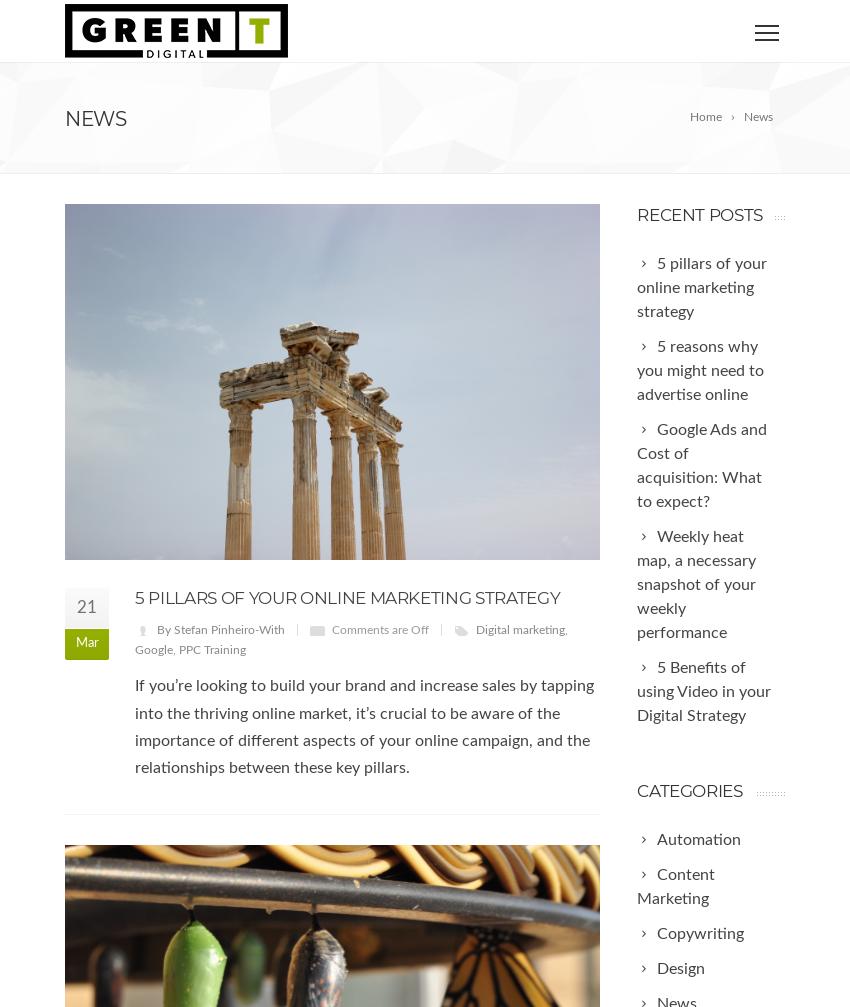 This screenshot has height=1007, width=850. What do you see at coordinates (85, 641) in the screenshot?
I see `'Mar'` at bounding box center [85, 641].